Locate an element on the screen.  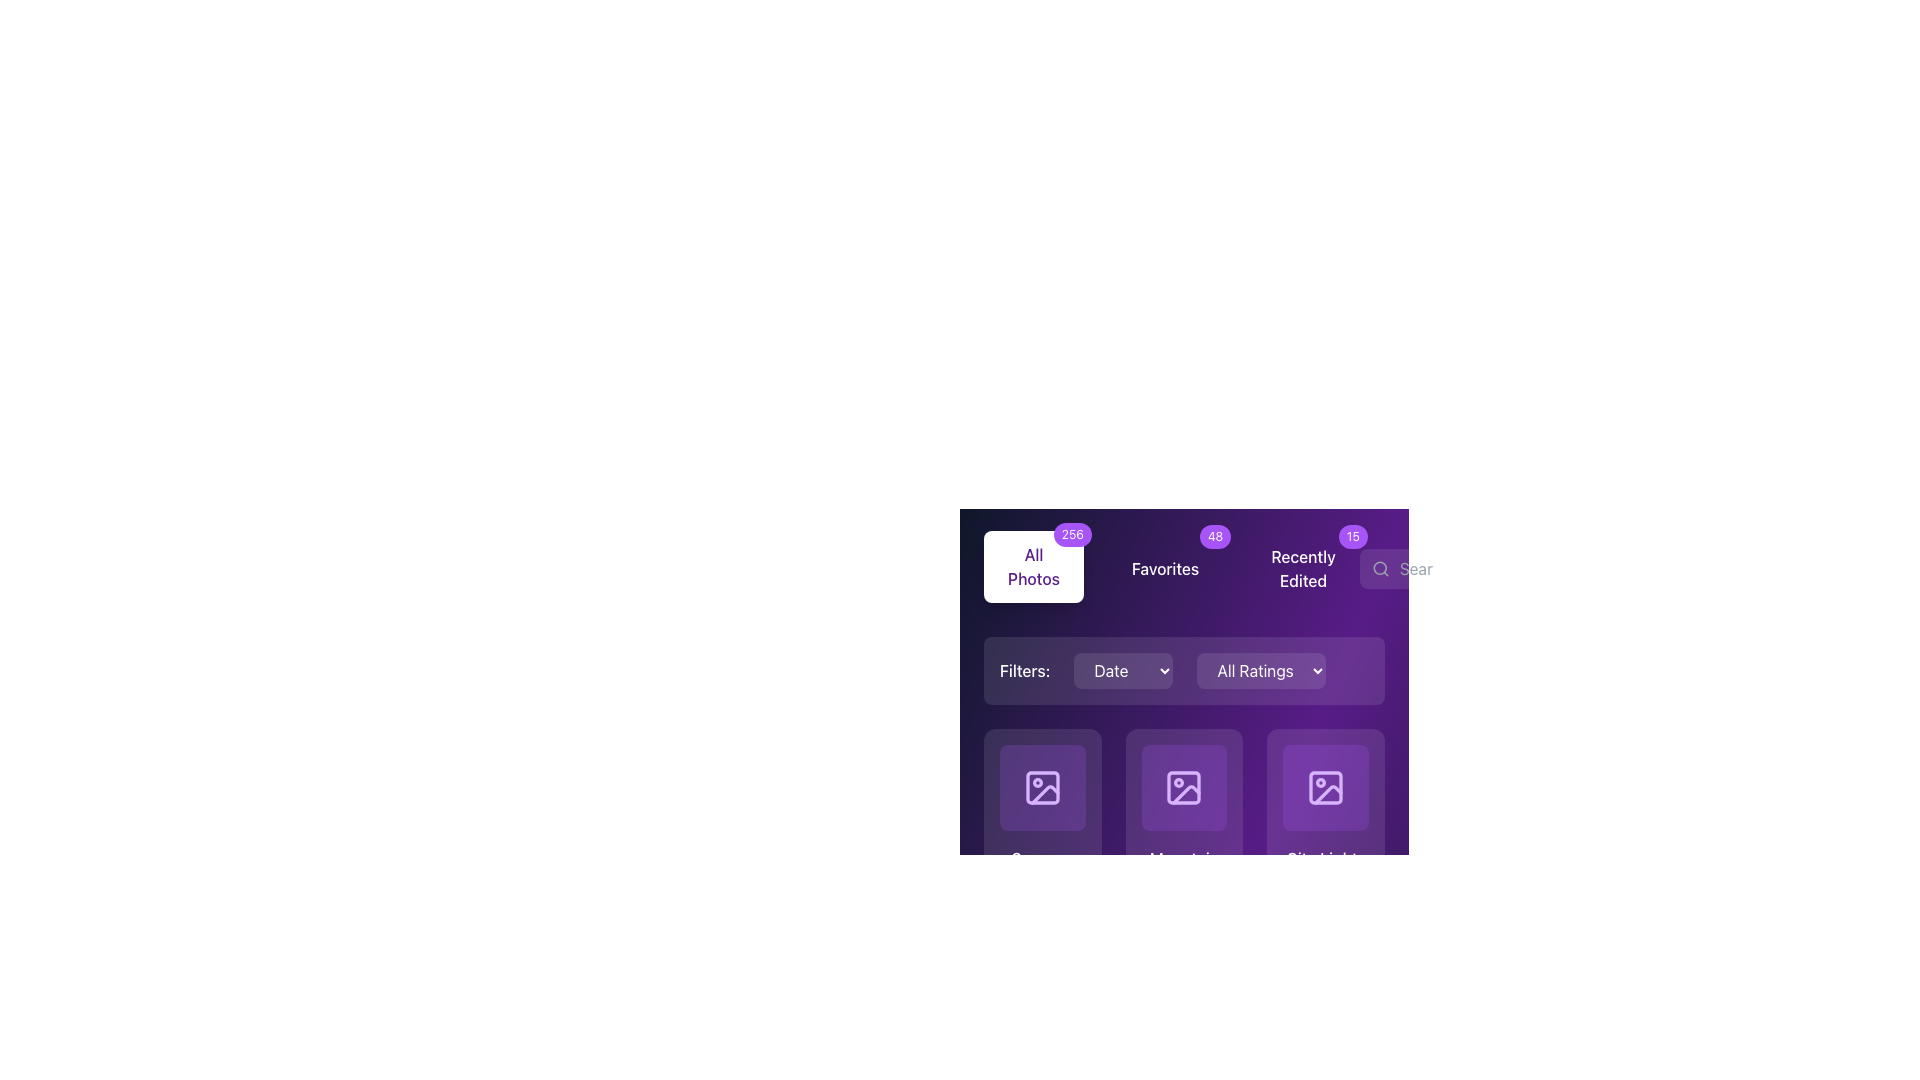
the button labeled 'Favorites' in the horizontal navigation menu is located at coordinates (1184, 569).